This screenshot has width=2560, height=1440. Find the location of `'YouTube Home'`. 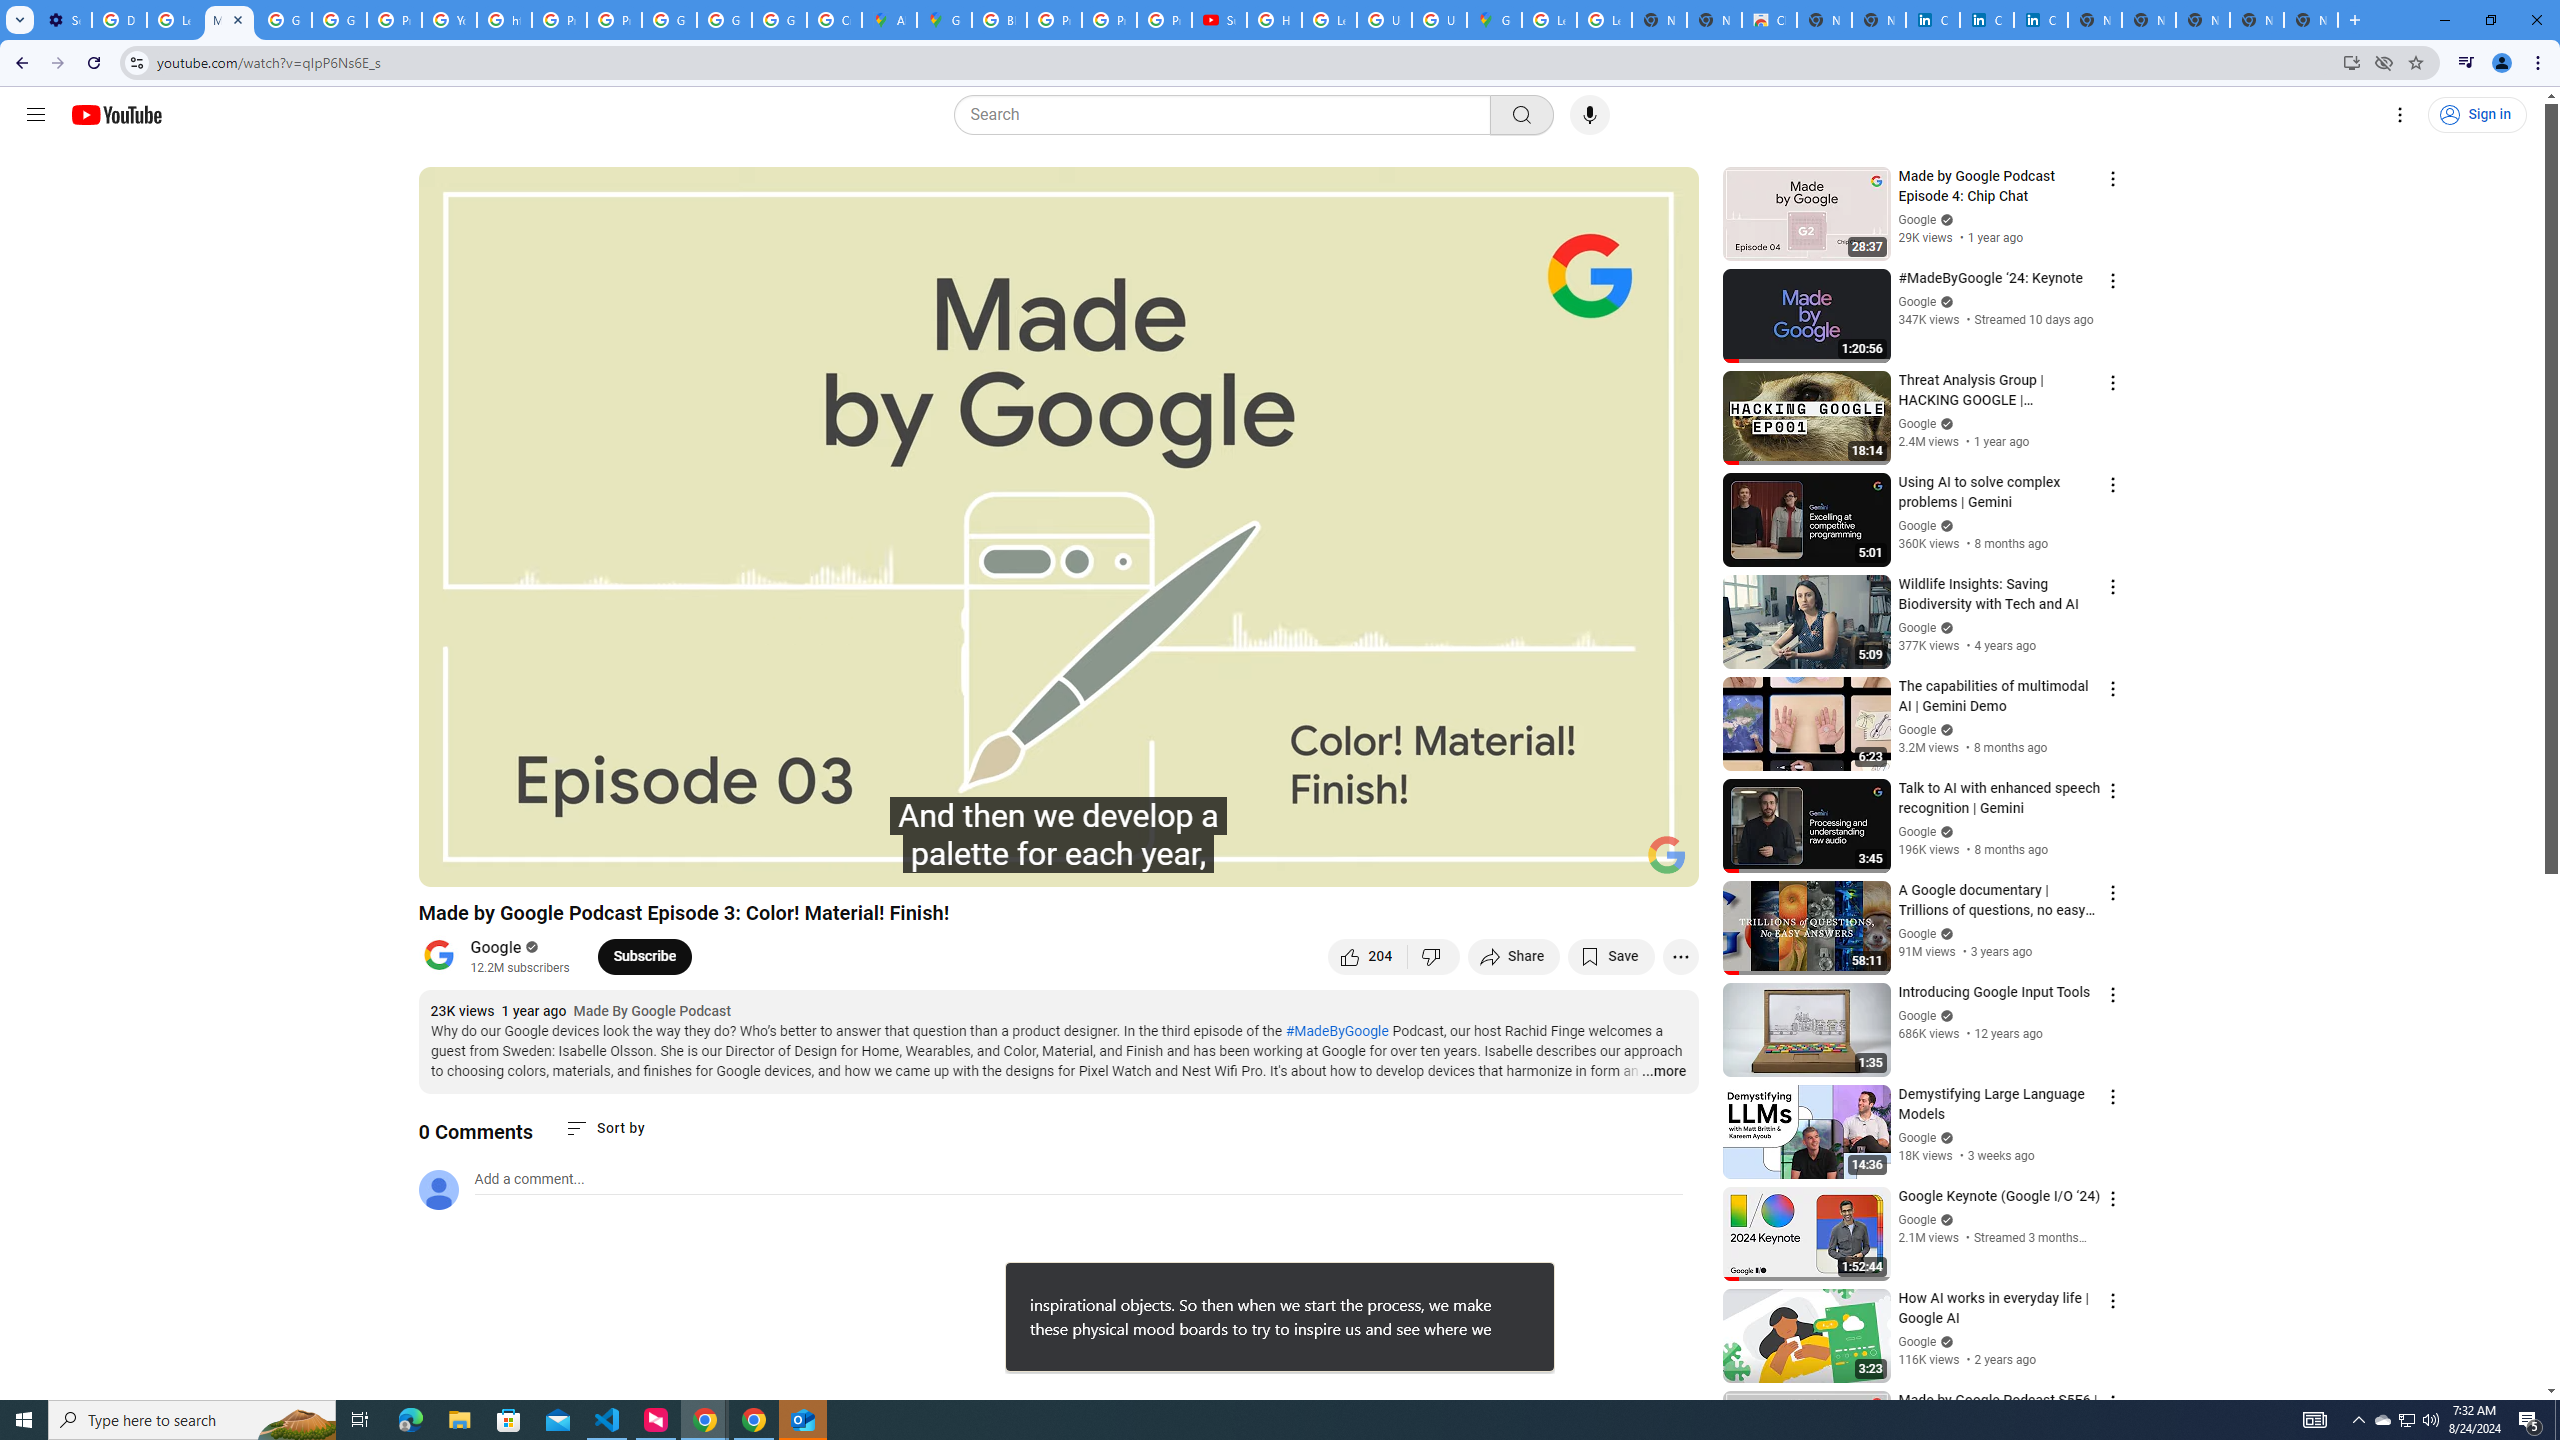

'YouTube Home' is located at coordinates (115, 114).